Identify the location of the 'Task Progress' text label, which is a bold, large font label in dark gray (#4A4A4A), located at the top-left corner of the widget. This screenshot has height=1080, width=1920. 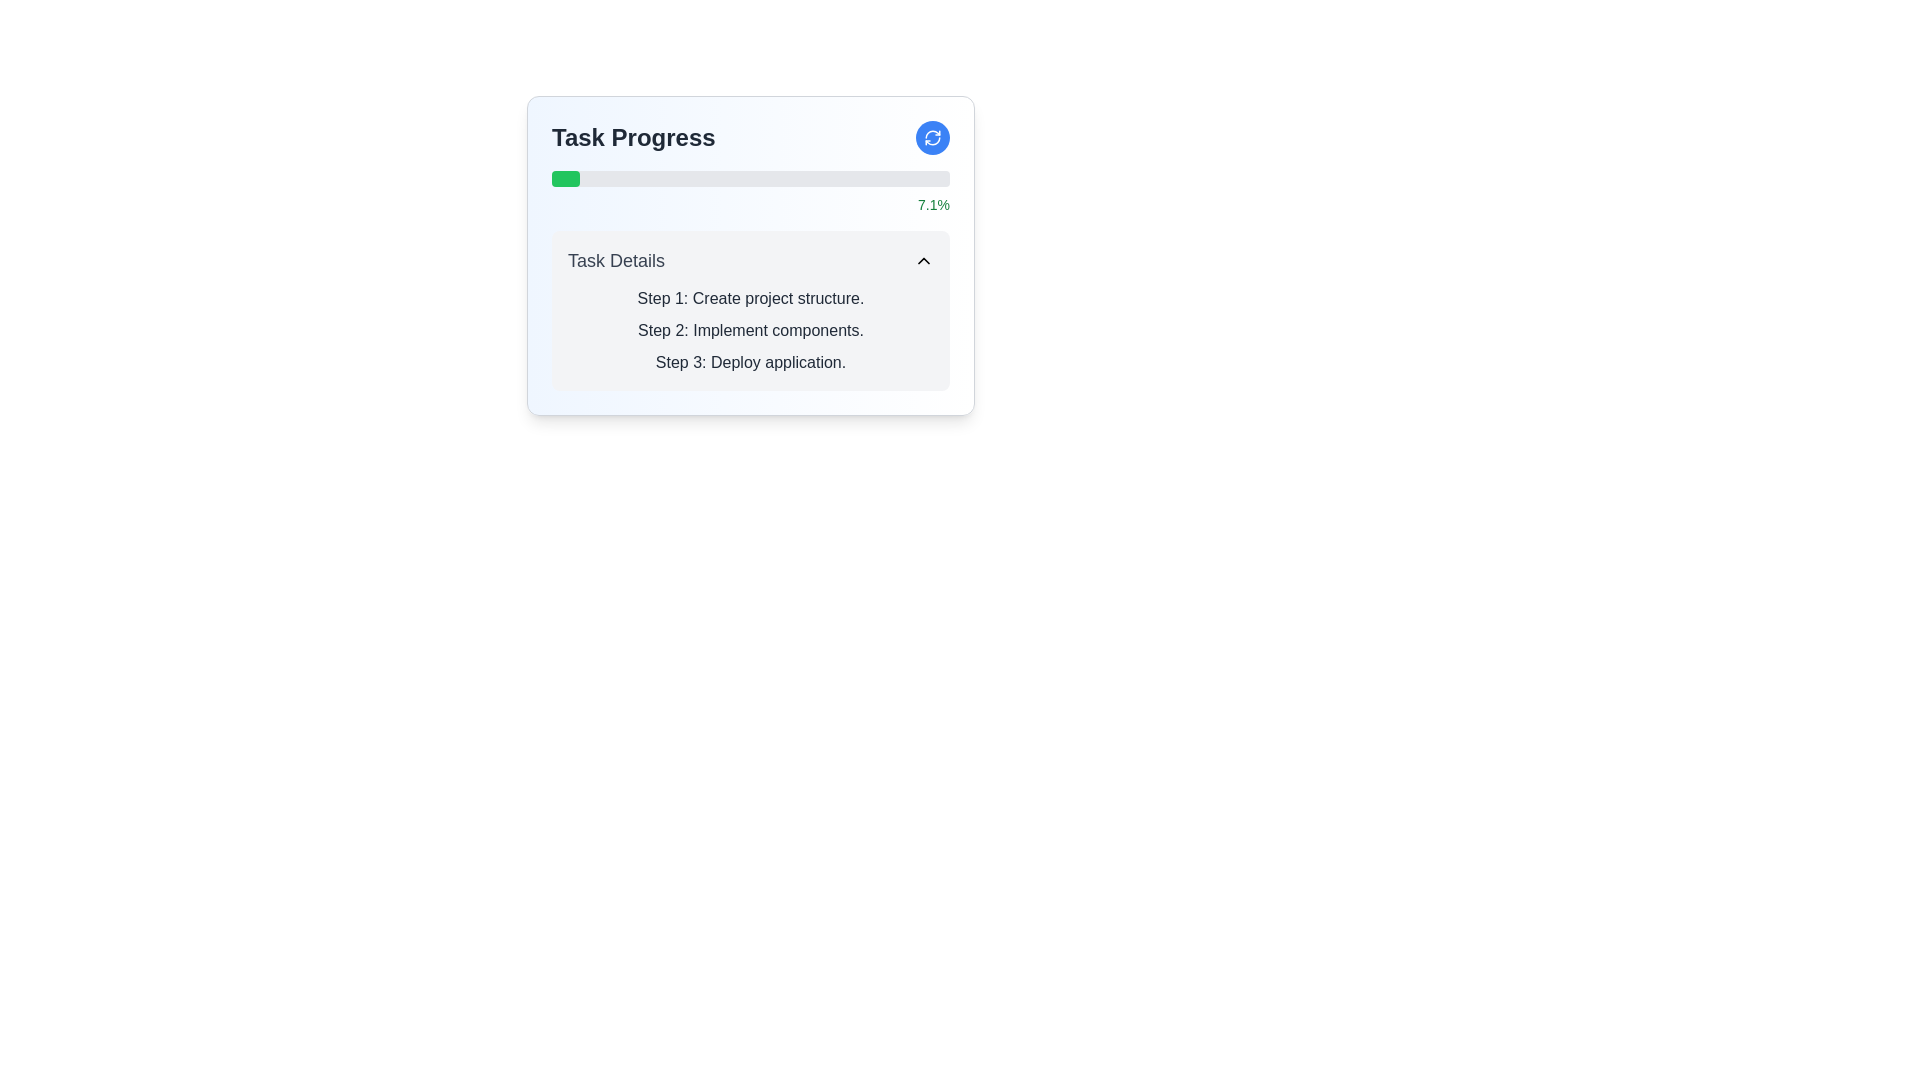
(632, 137).